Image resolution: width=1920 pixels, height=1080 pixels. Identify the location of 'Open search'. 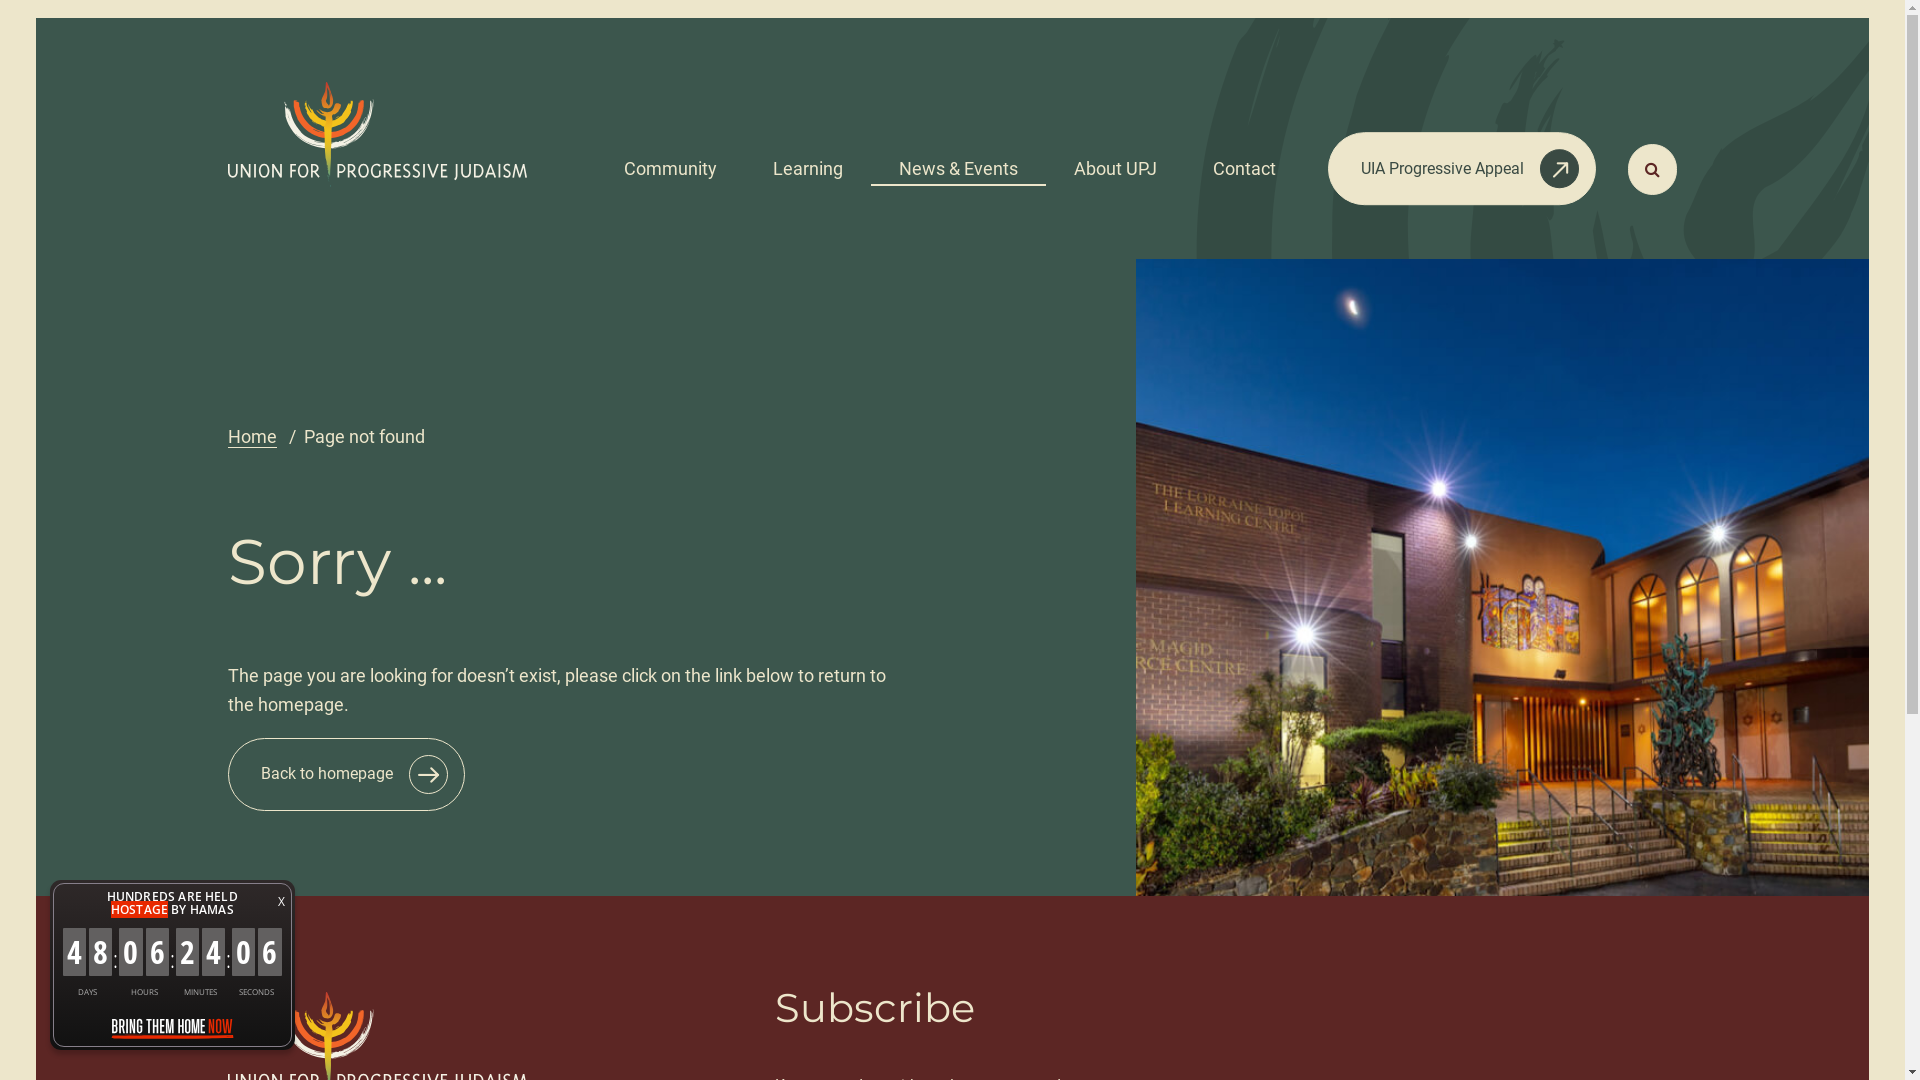
(1652, 168).